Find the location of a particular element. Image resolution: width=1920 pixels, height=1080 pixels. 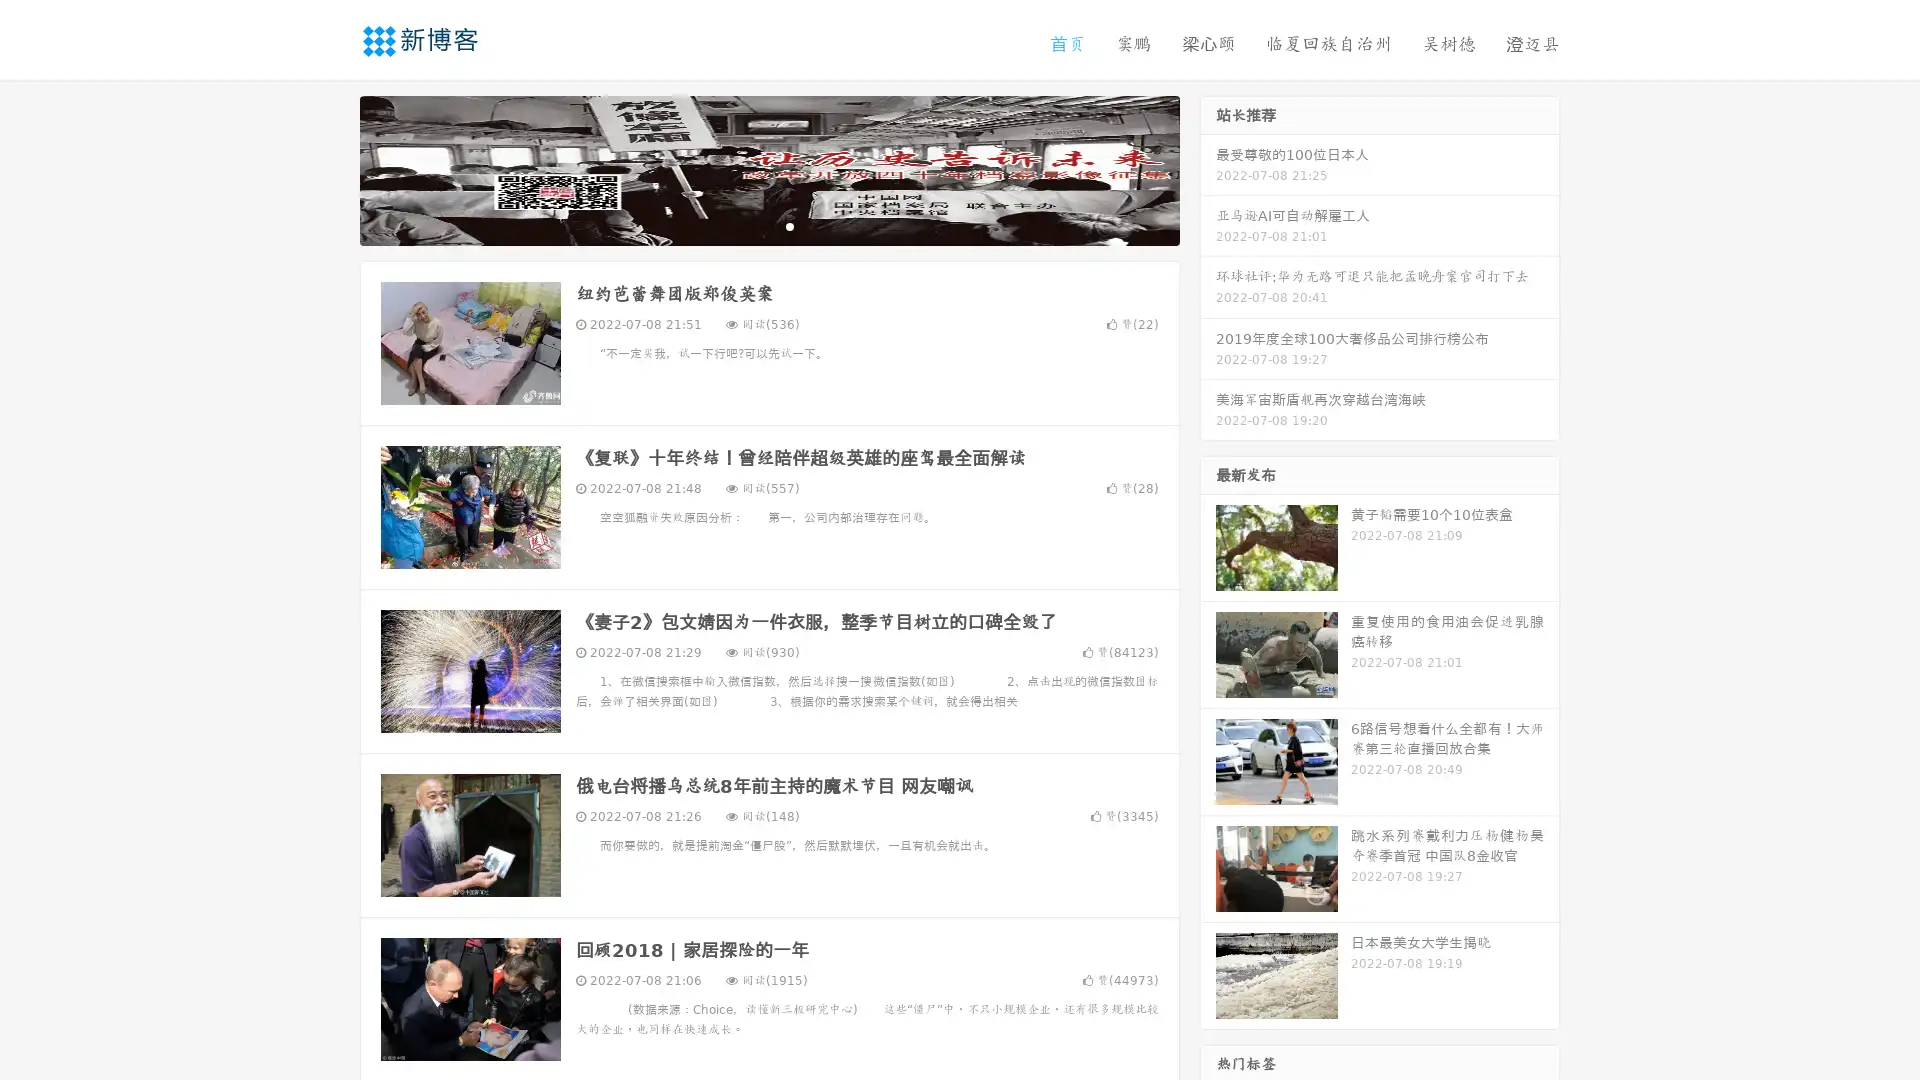

Previous slide is located at coordinates (330, 168).